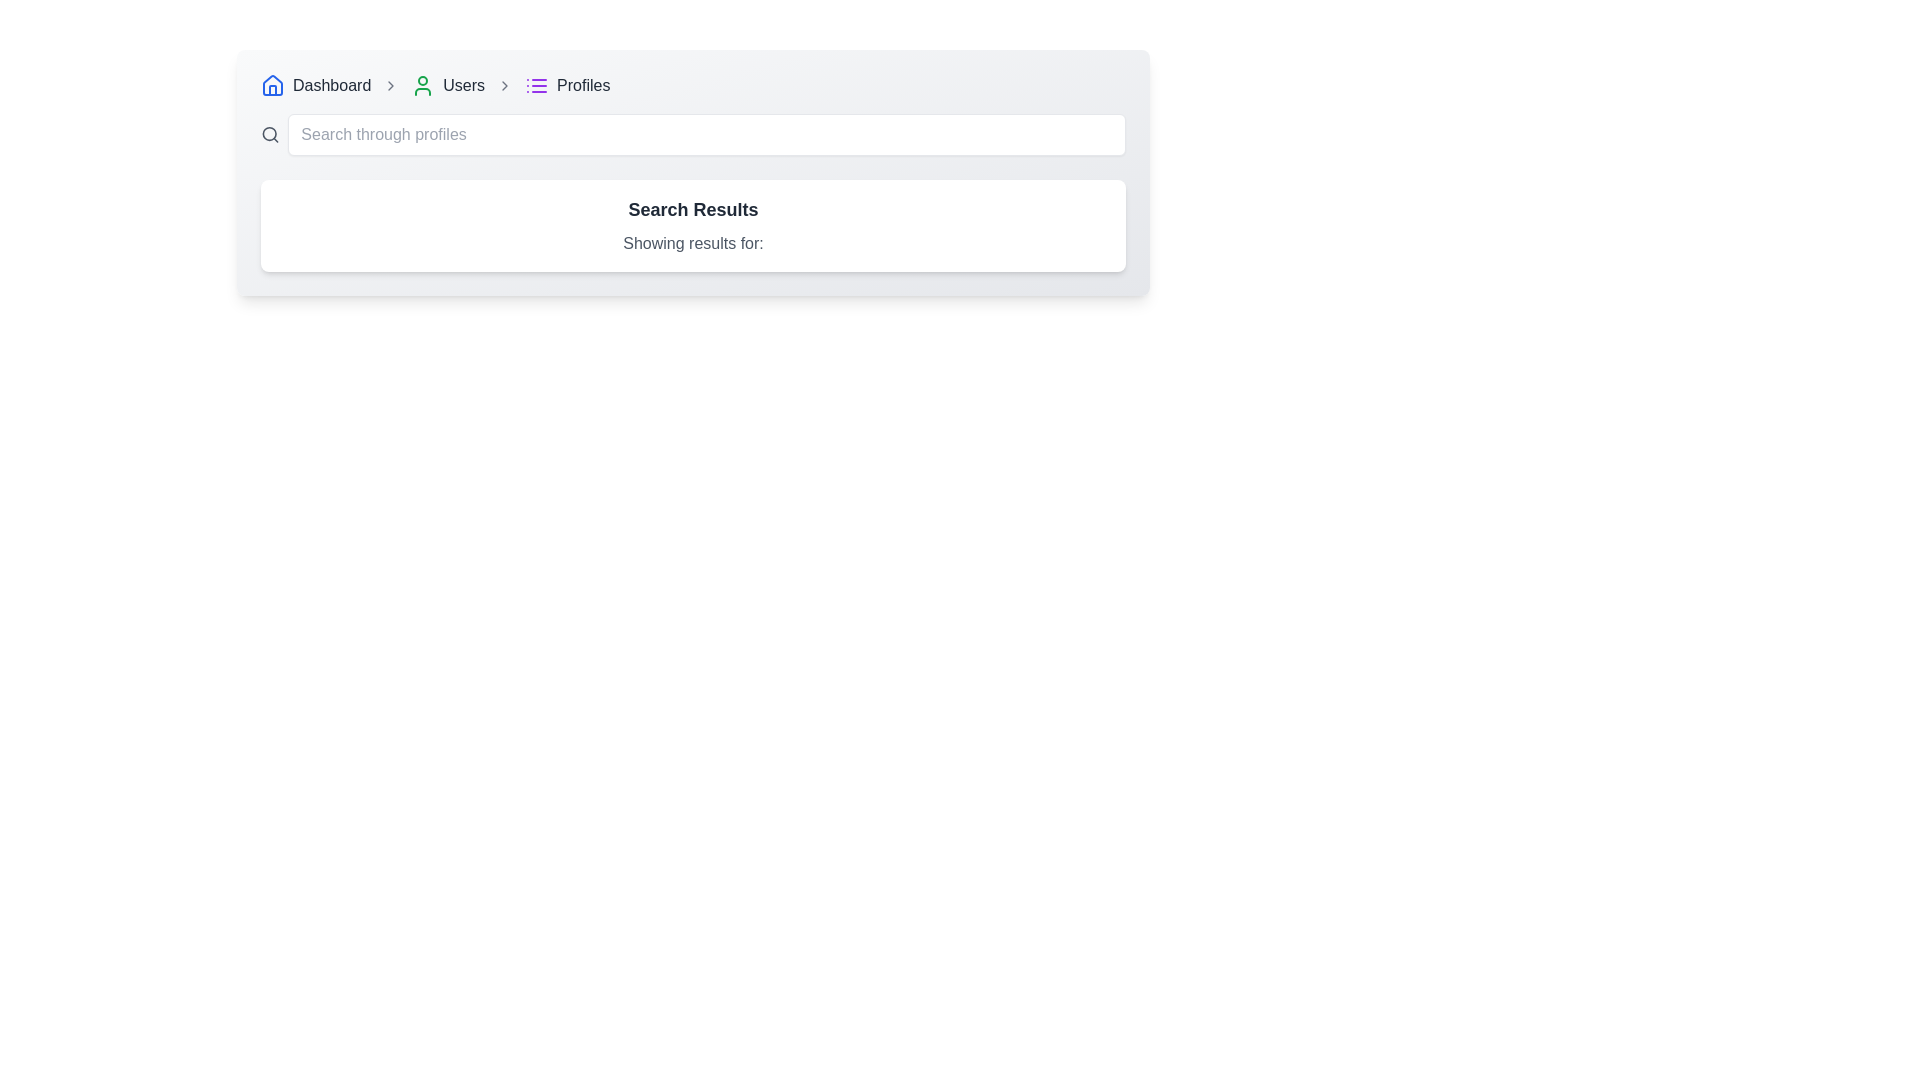 The width and height of the screenshot is (1920, 1080). What do you see at coordinates (566, 84) in the screenshot?
I see `the interactive breadcrumb link located at the rightmost end of the breadcrumb navigation bar, which follows the 'Users' breadcrumb item` at bounding box center [566, 84].